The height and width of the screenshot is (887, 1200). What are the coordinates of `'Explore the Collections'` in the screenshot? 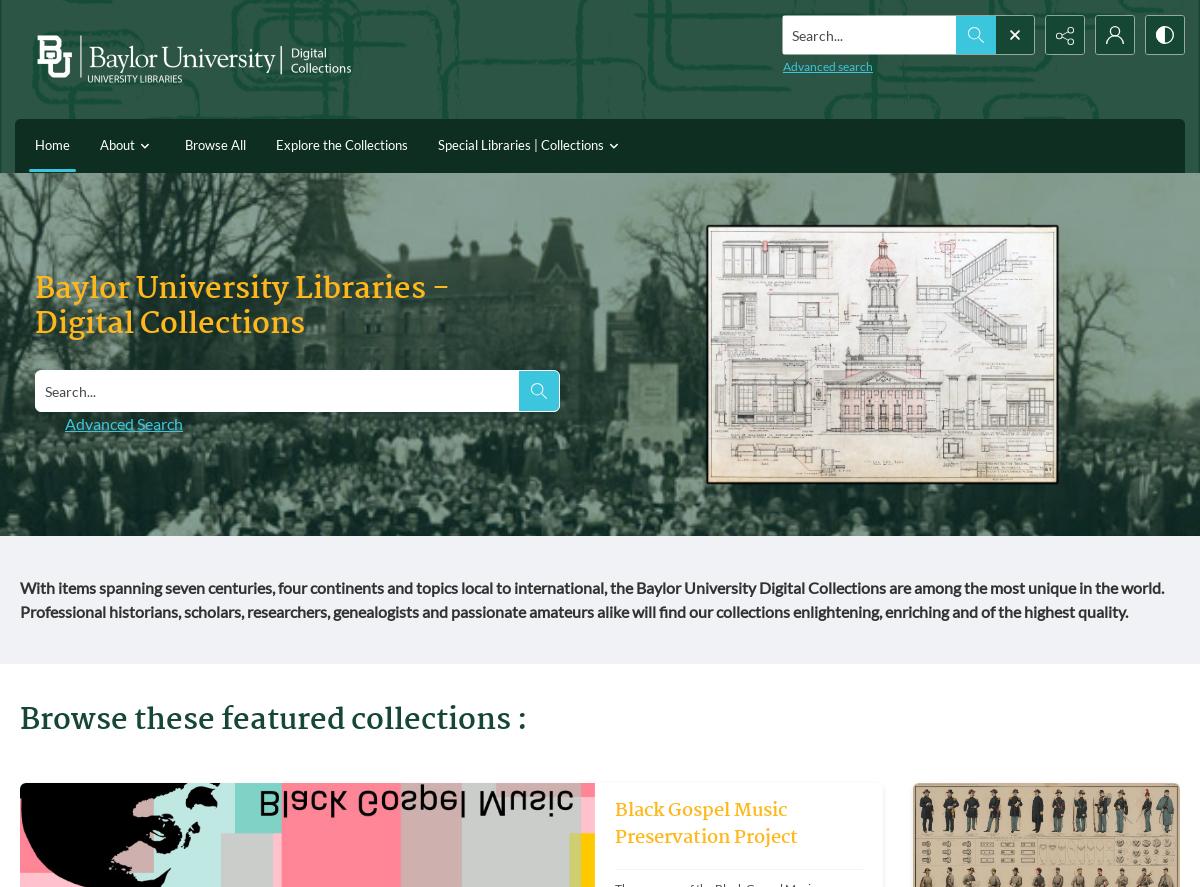 It's located at (341, 145).